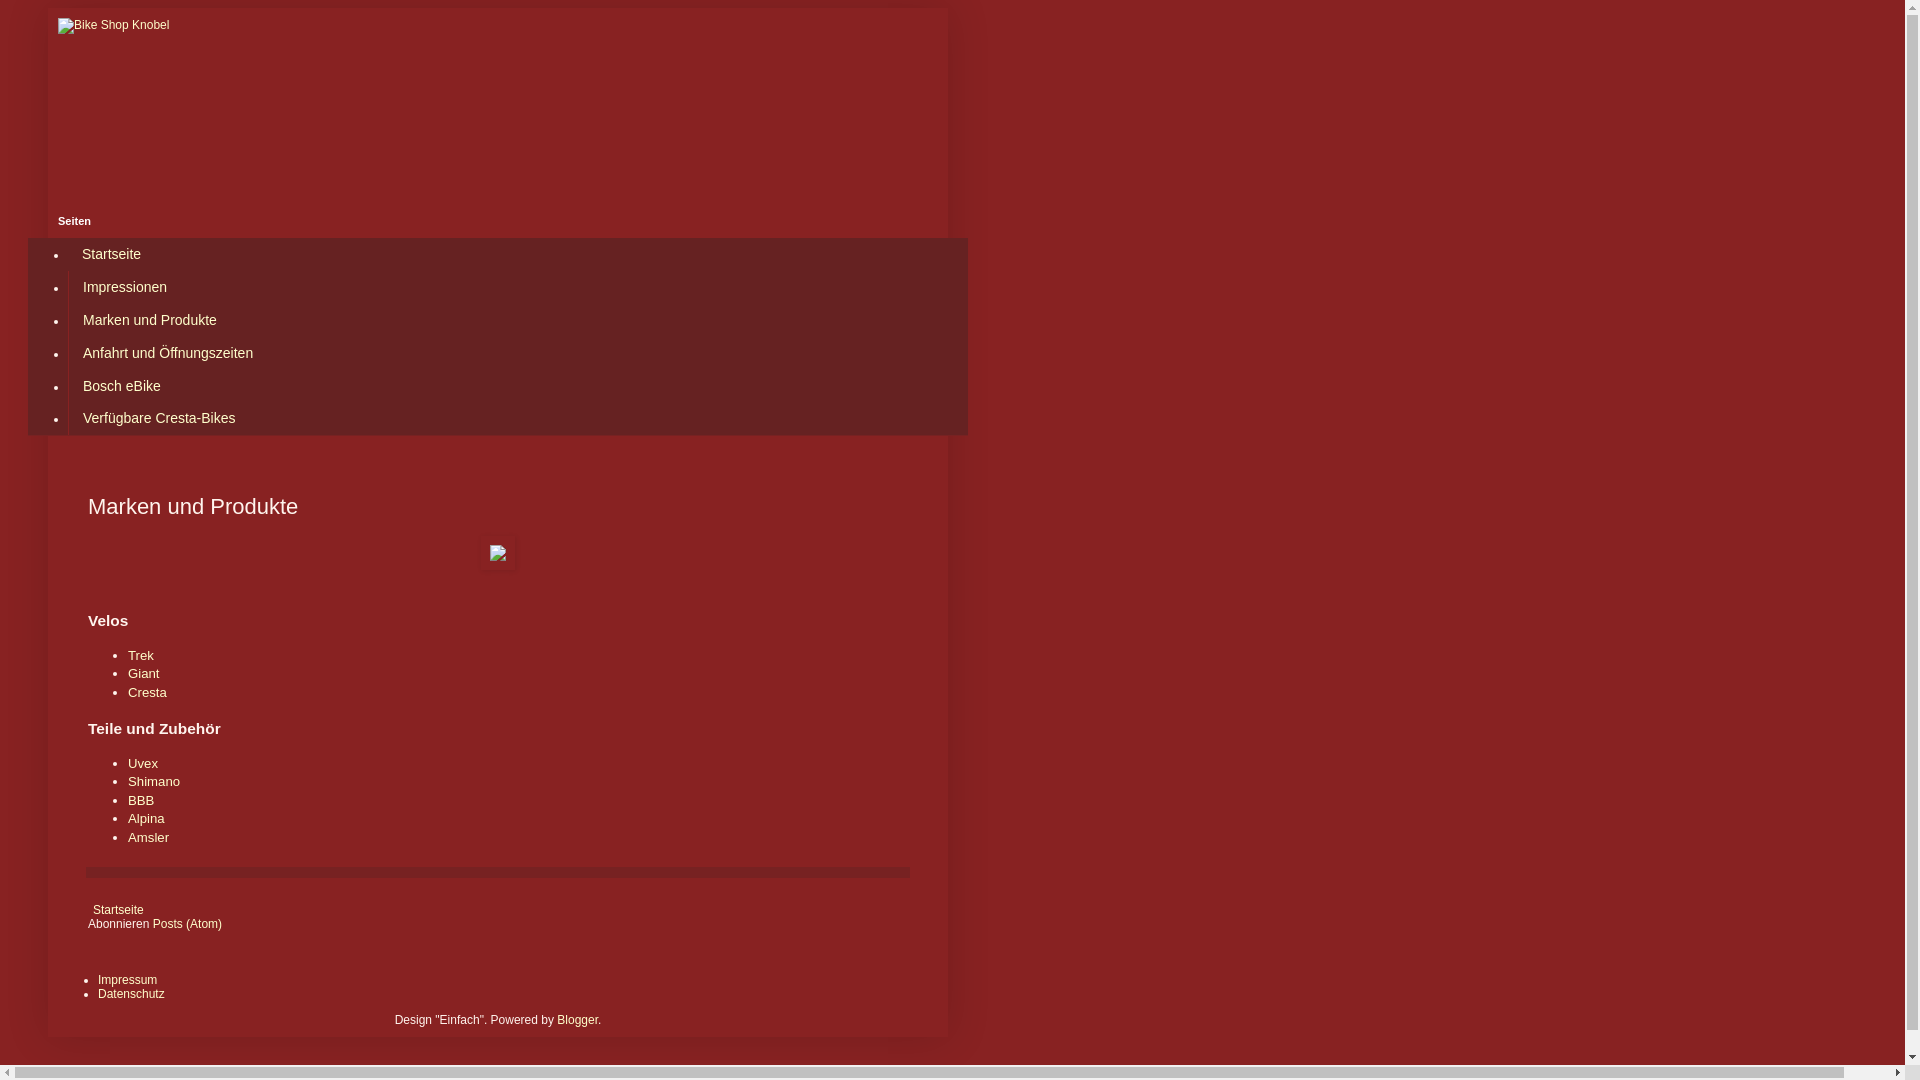  Describe the element at coordinates (110, 253) in the screenshot. I see `'Startseite'` at that location.